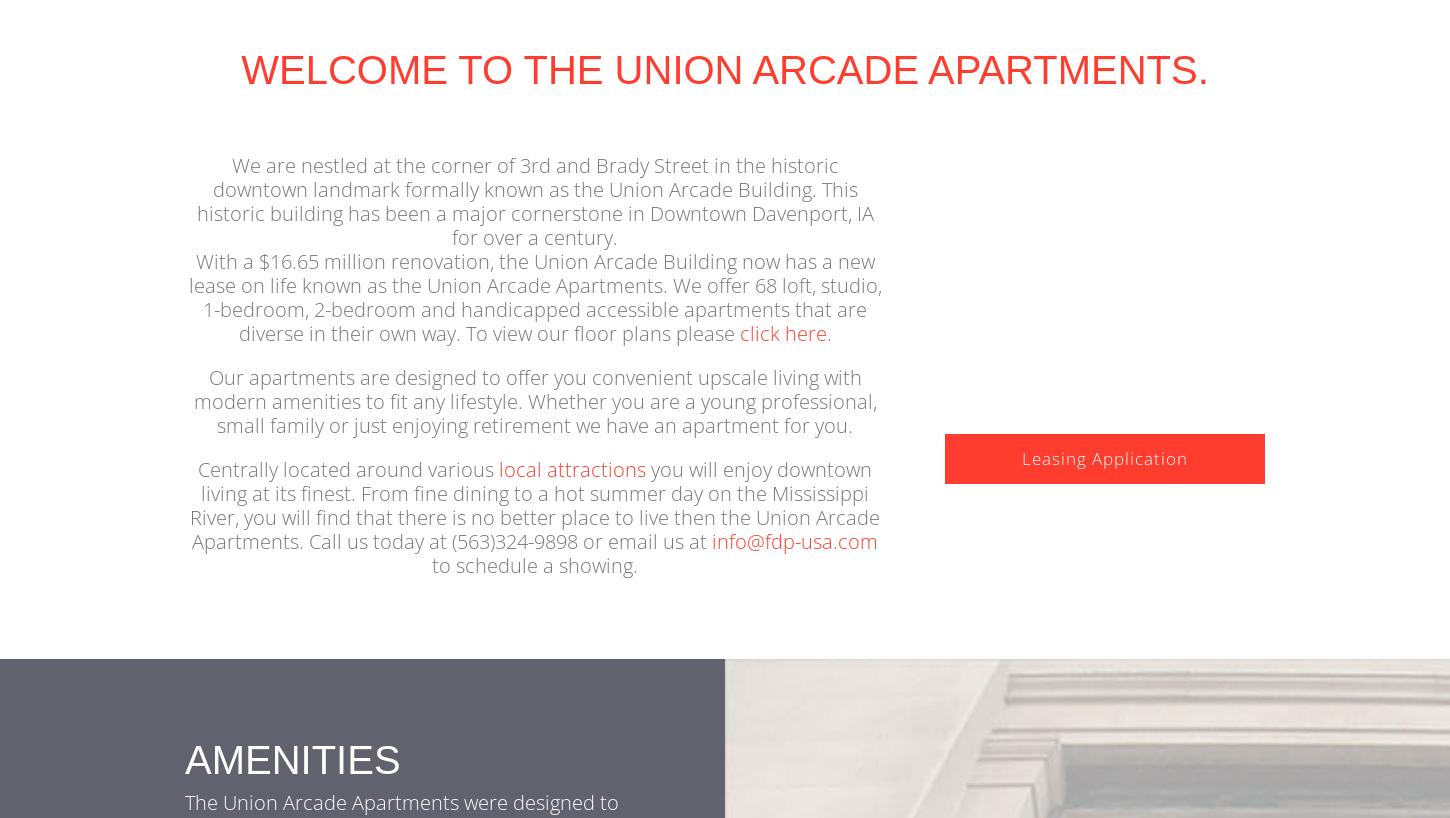 This screenshot has width=1450, height=818. I want to click on 'Centrally located around various', so click(197, 499).